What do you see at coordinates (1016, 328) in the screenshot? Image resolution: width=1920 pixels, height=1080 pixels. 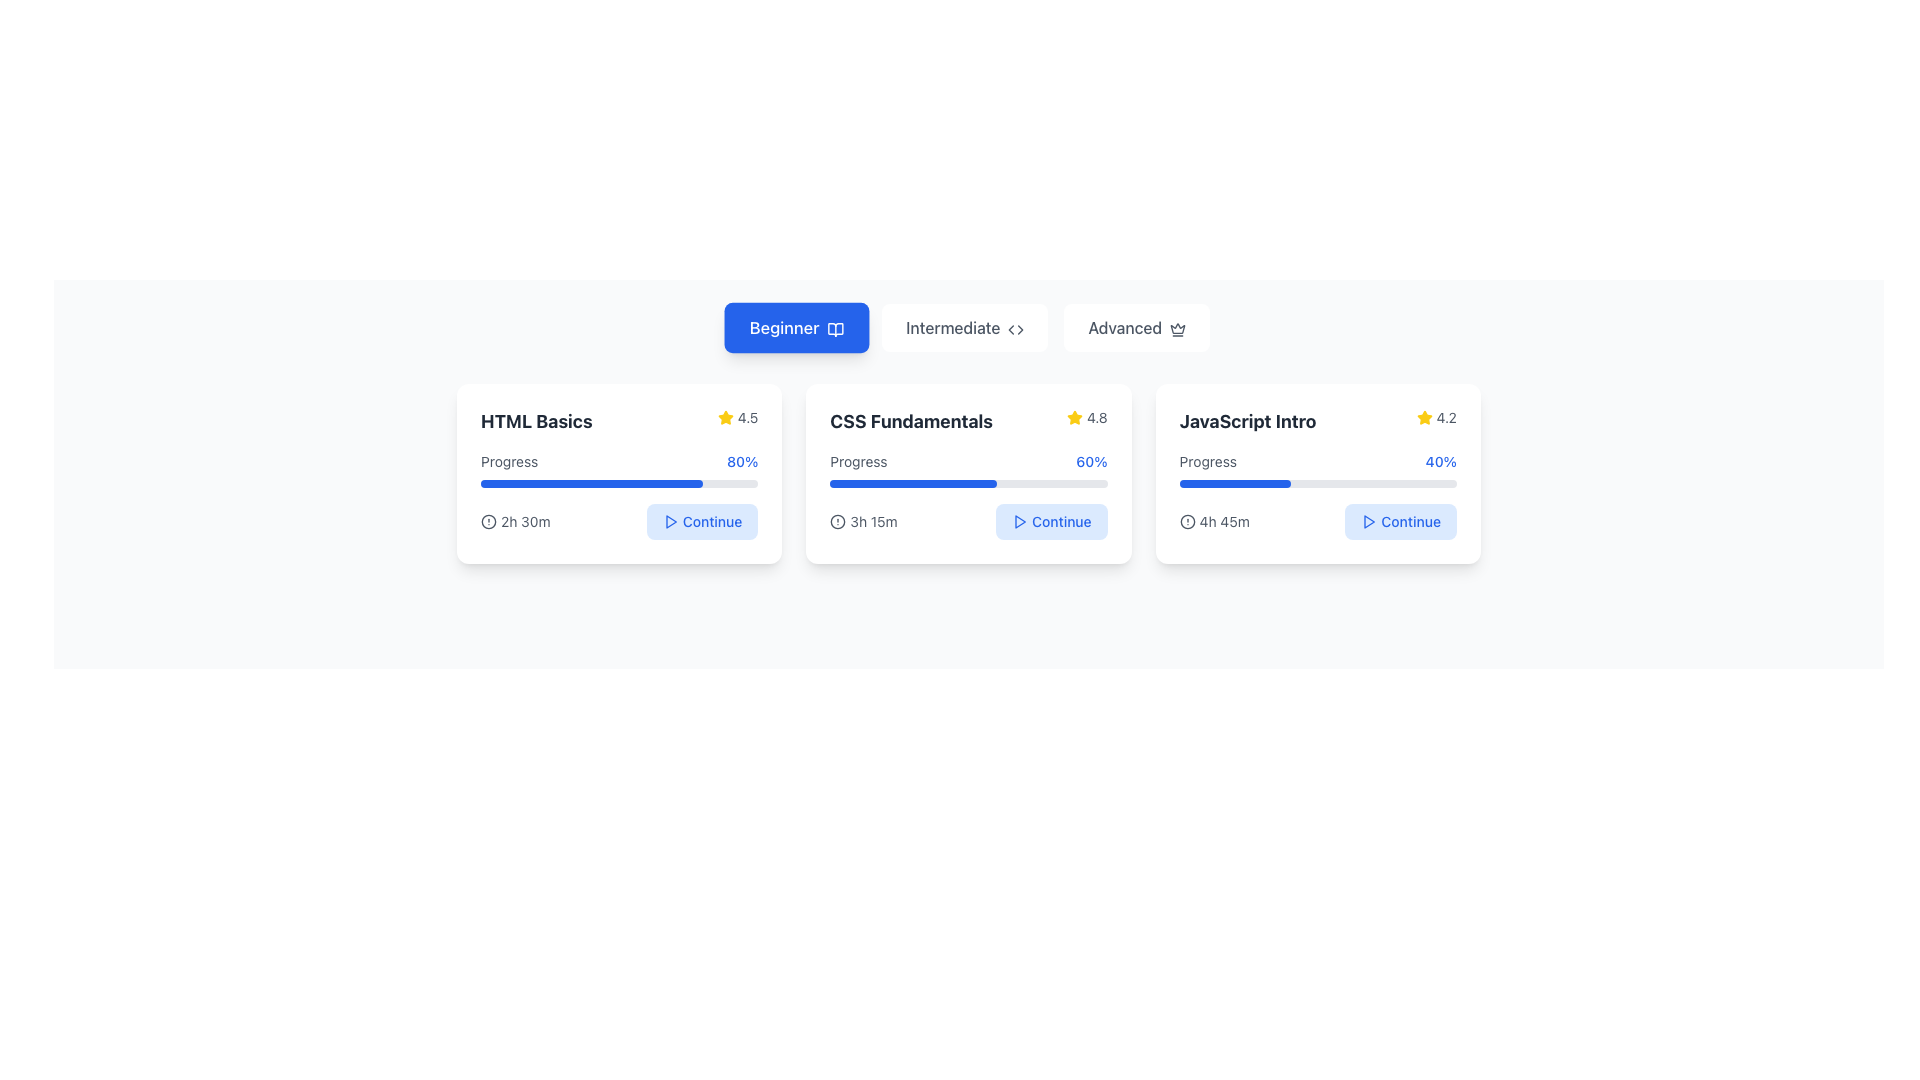 I see `the code symbol icon associated with the 'Intermediate' button located in the navigation bar, positioned between the 'Beginner' and 'Advanced' buttons` at bounding box center [1016, 328].